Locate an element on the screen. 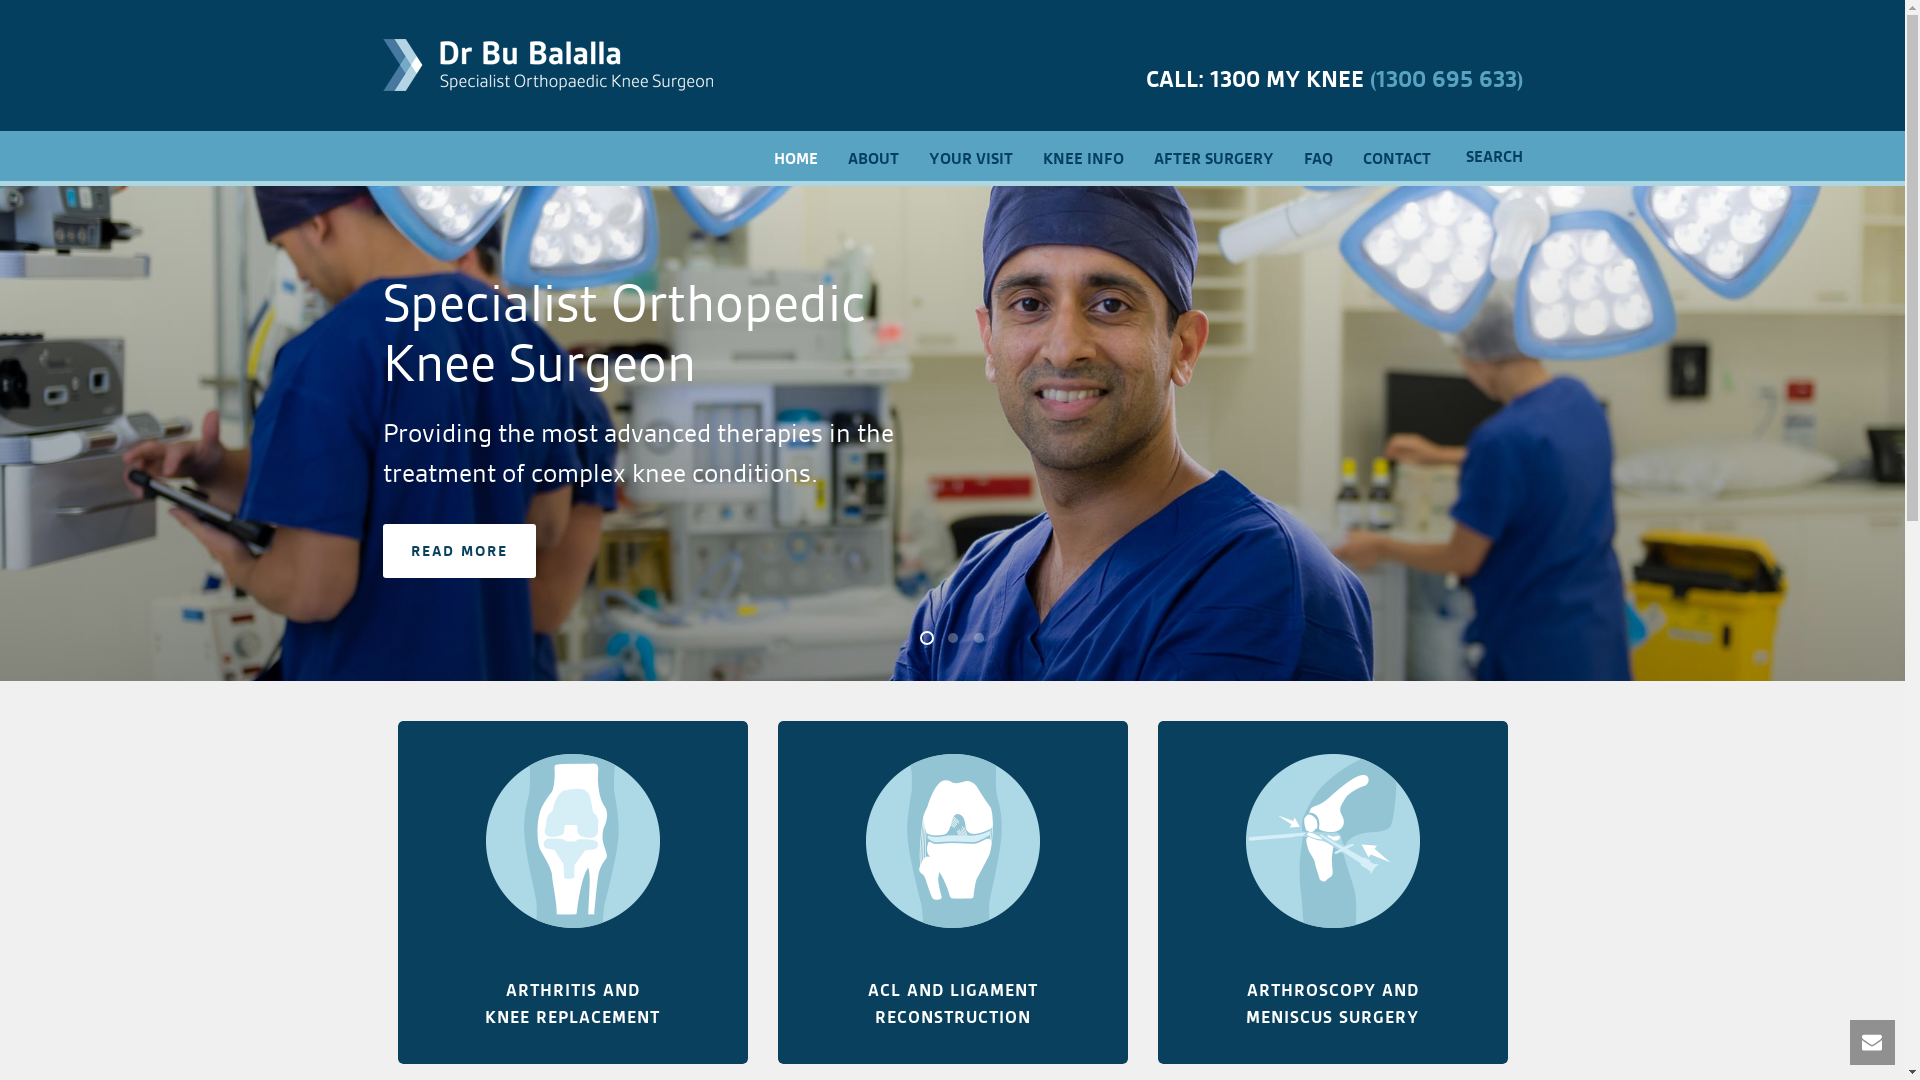 The height and width of the screenshot is (1080, 1920). 'FAQ' is located at coordinates (1317, 156).